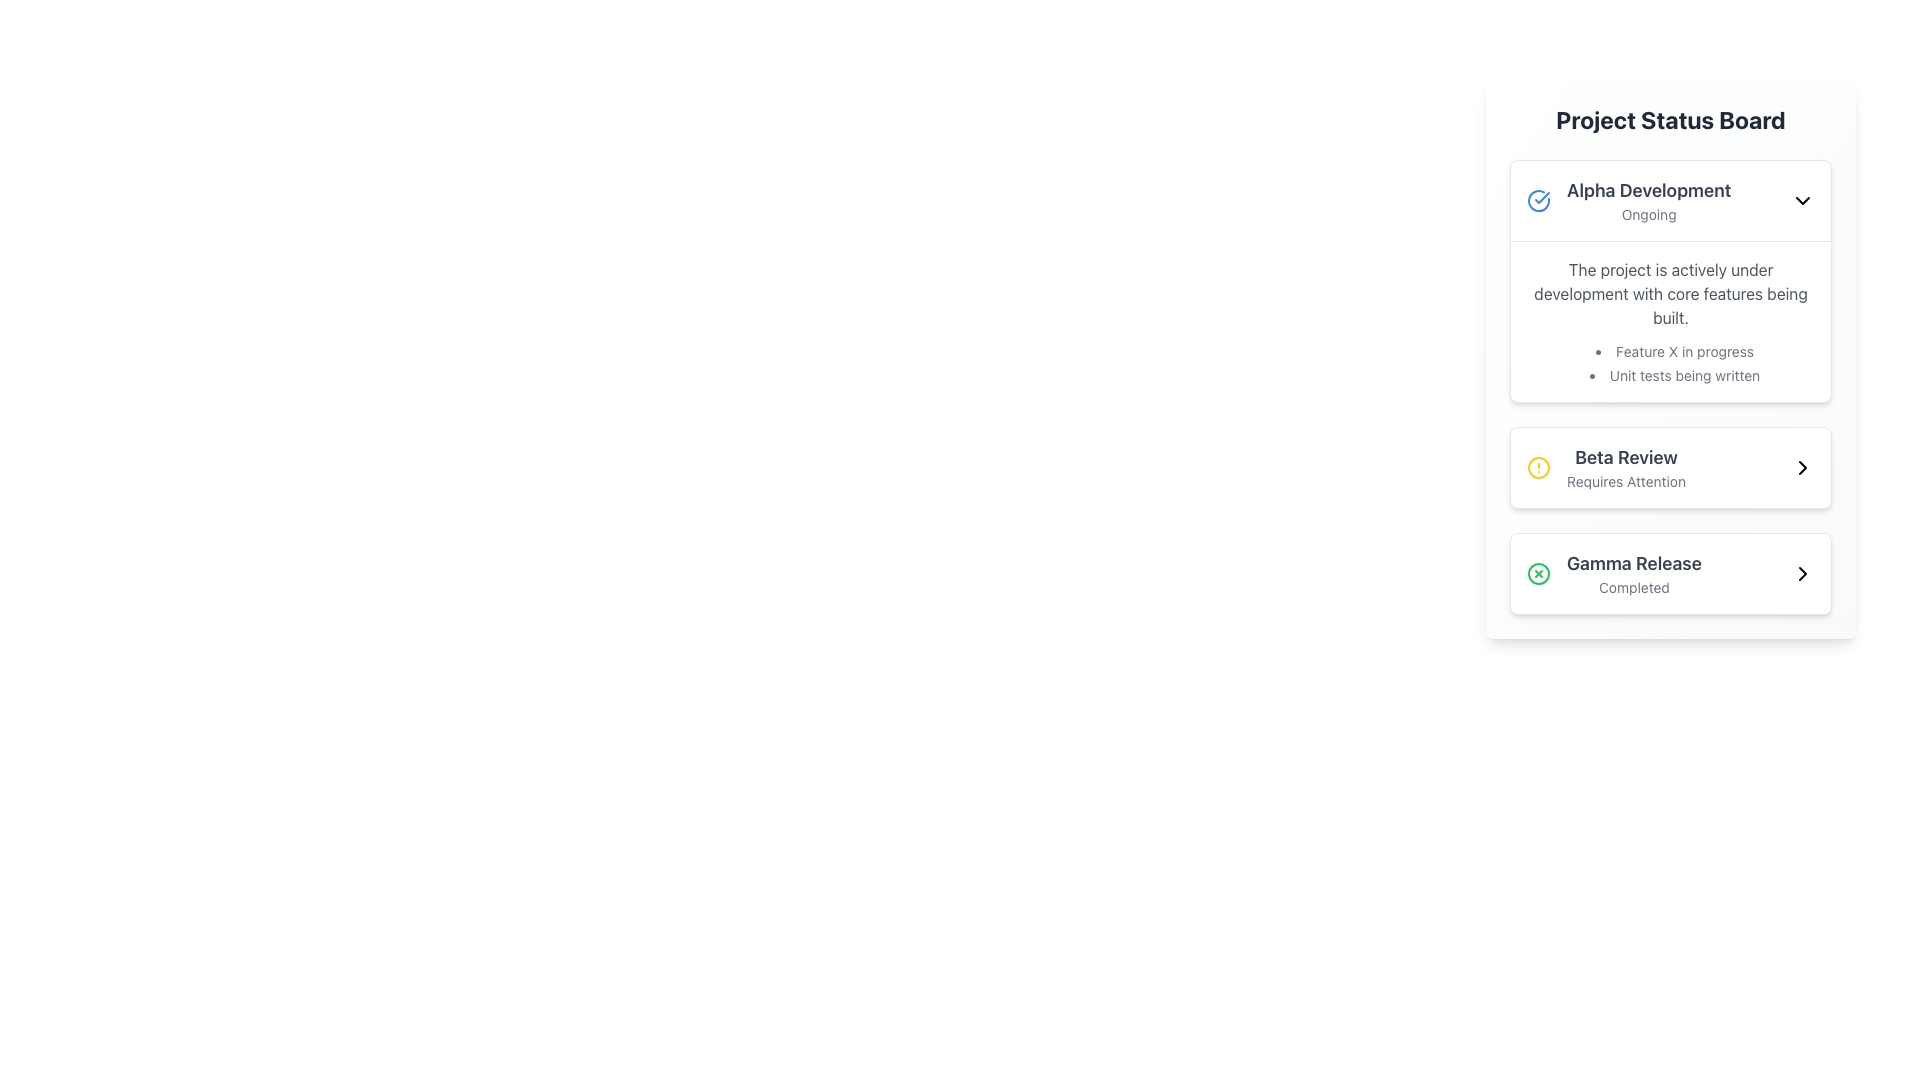 This screenshot has width=1920, height=1080. What do you see at coordinates (1634, 574) in the screenshot?
I see `the Text display showing 'Gamma Release' and 'Completed' status information located at the bottom of the 'Project Status Board' section` at bounding box center [1634, 574].